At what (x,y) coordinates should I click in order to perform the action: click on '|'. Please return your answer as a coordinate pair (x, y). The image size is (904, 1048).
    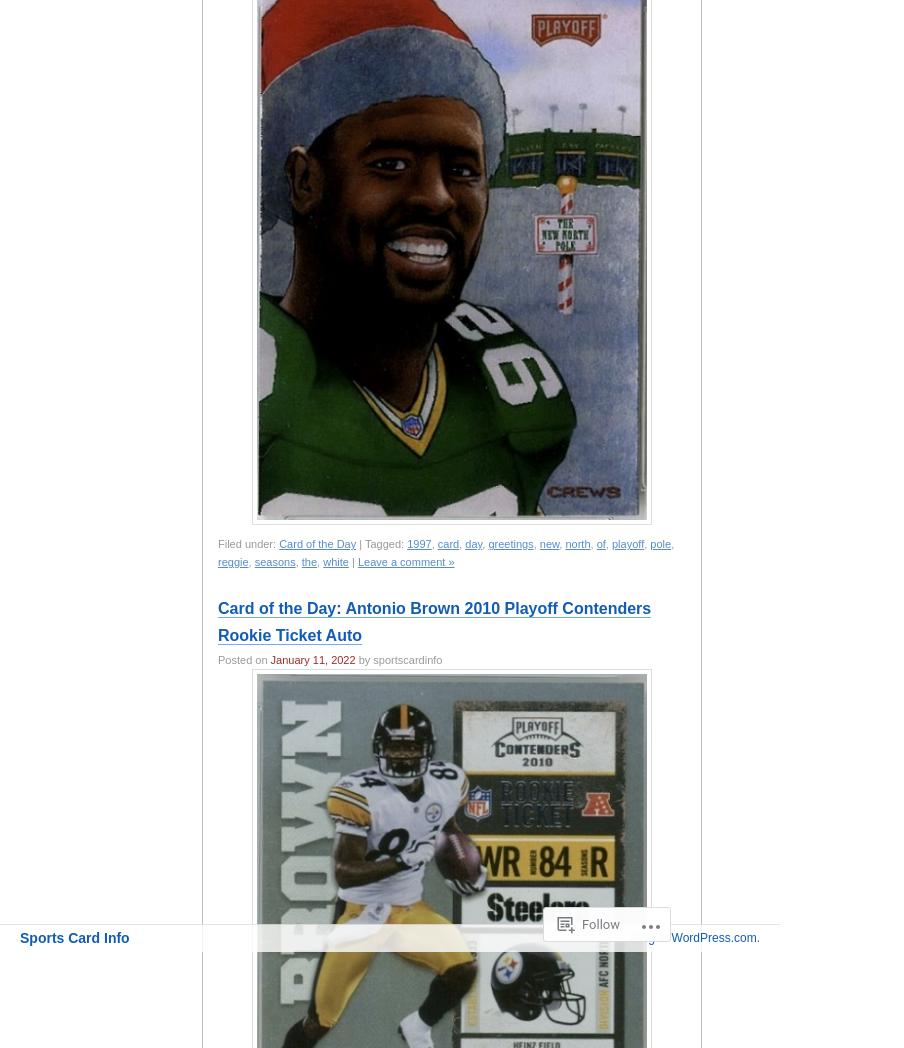
    Looking at the image, I should click on (351, 561).